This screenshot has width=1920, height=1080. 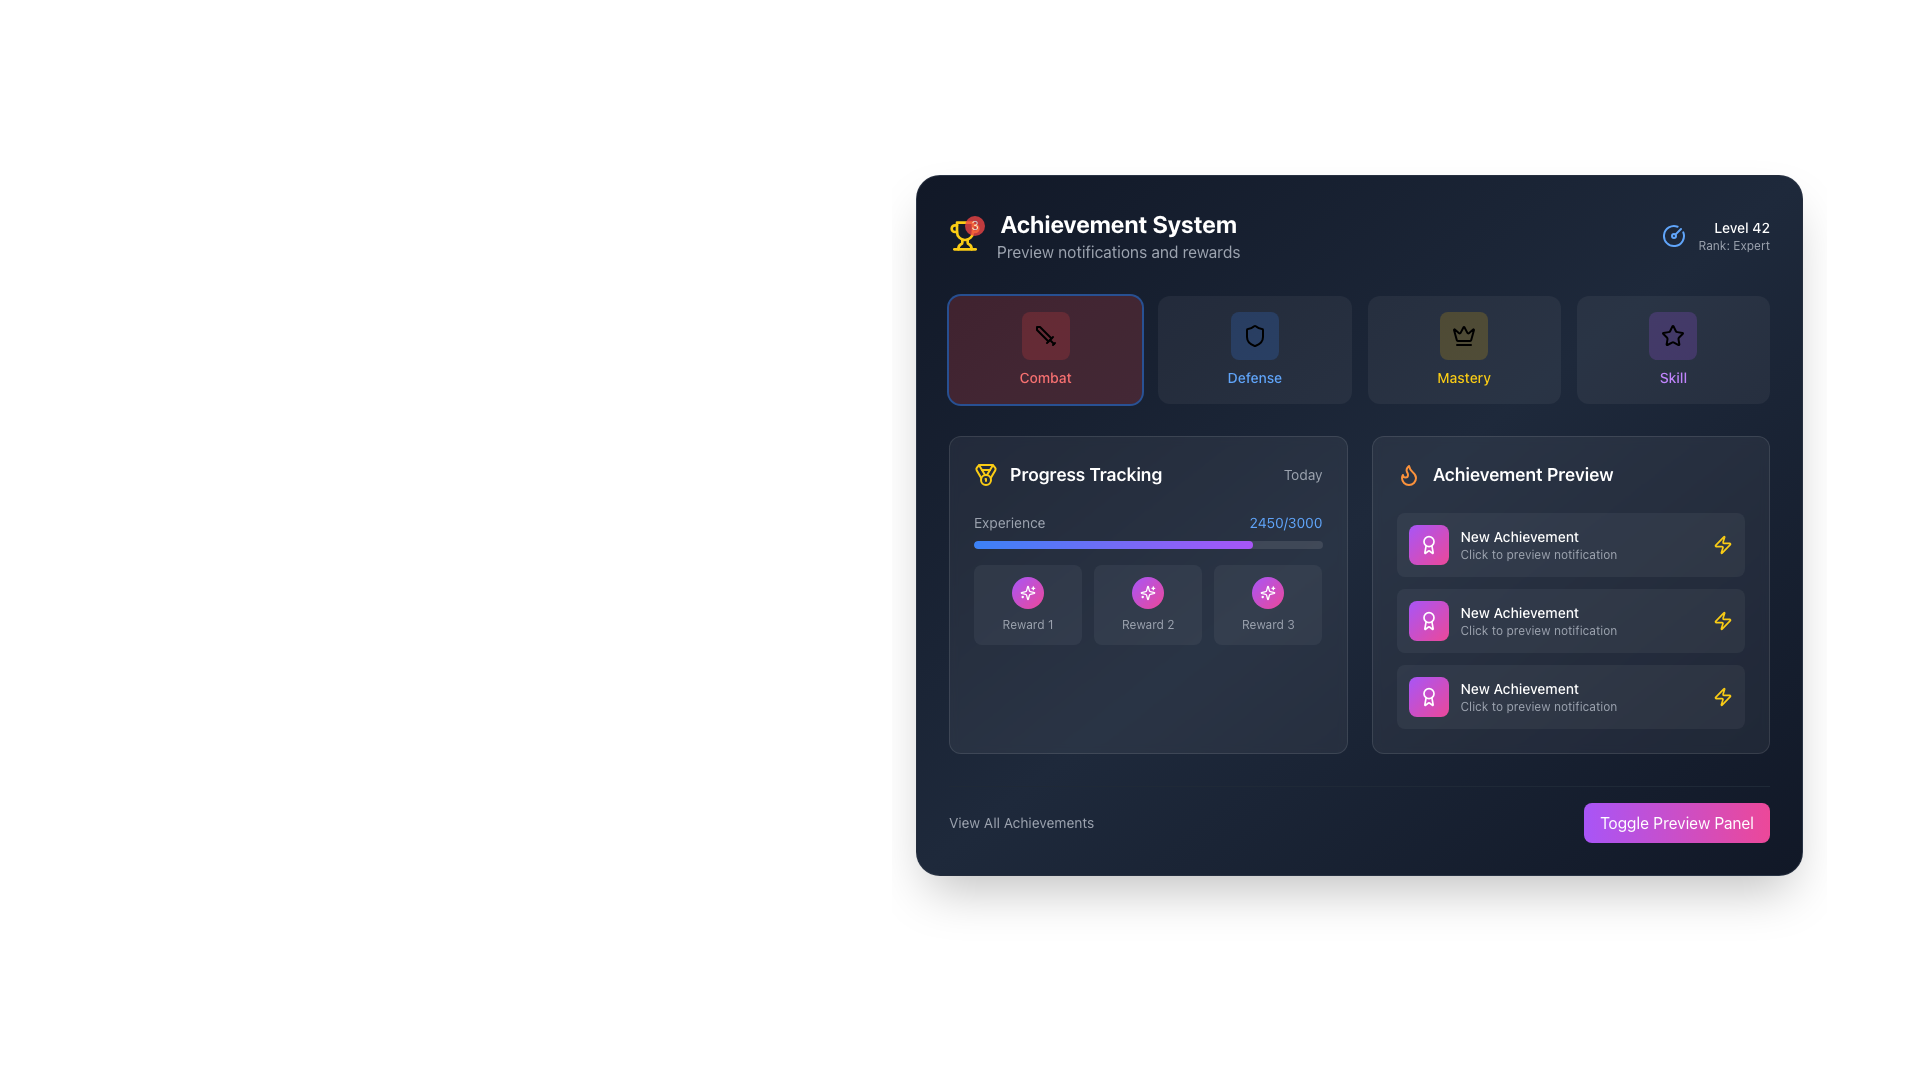 I want to click on the star-shaped icon in the top-right quadrant of the interface, which symbolizes a feature or achievement associated with the Skill section, so click(x=1673, y=334).